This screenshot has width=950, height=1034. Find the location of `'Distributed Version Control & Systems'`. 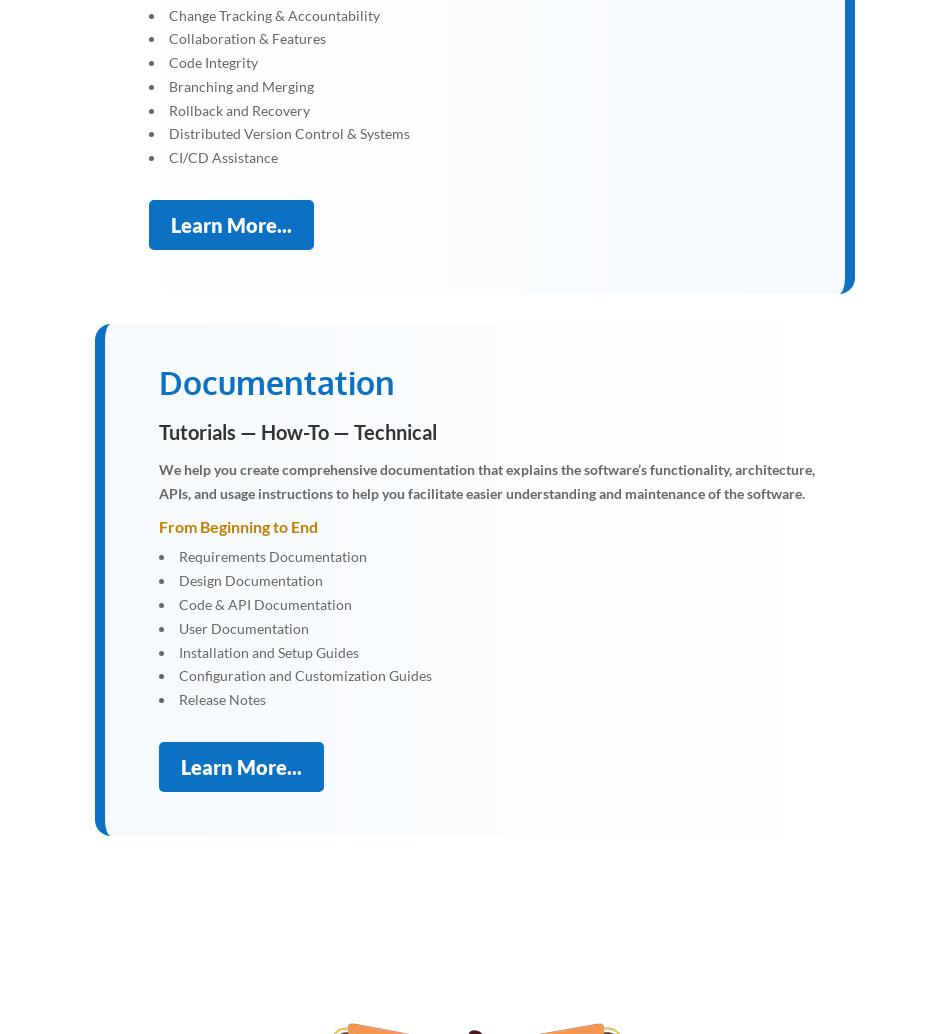

'Distributed Version Control & Systems' is located at coordinates (288, 133).